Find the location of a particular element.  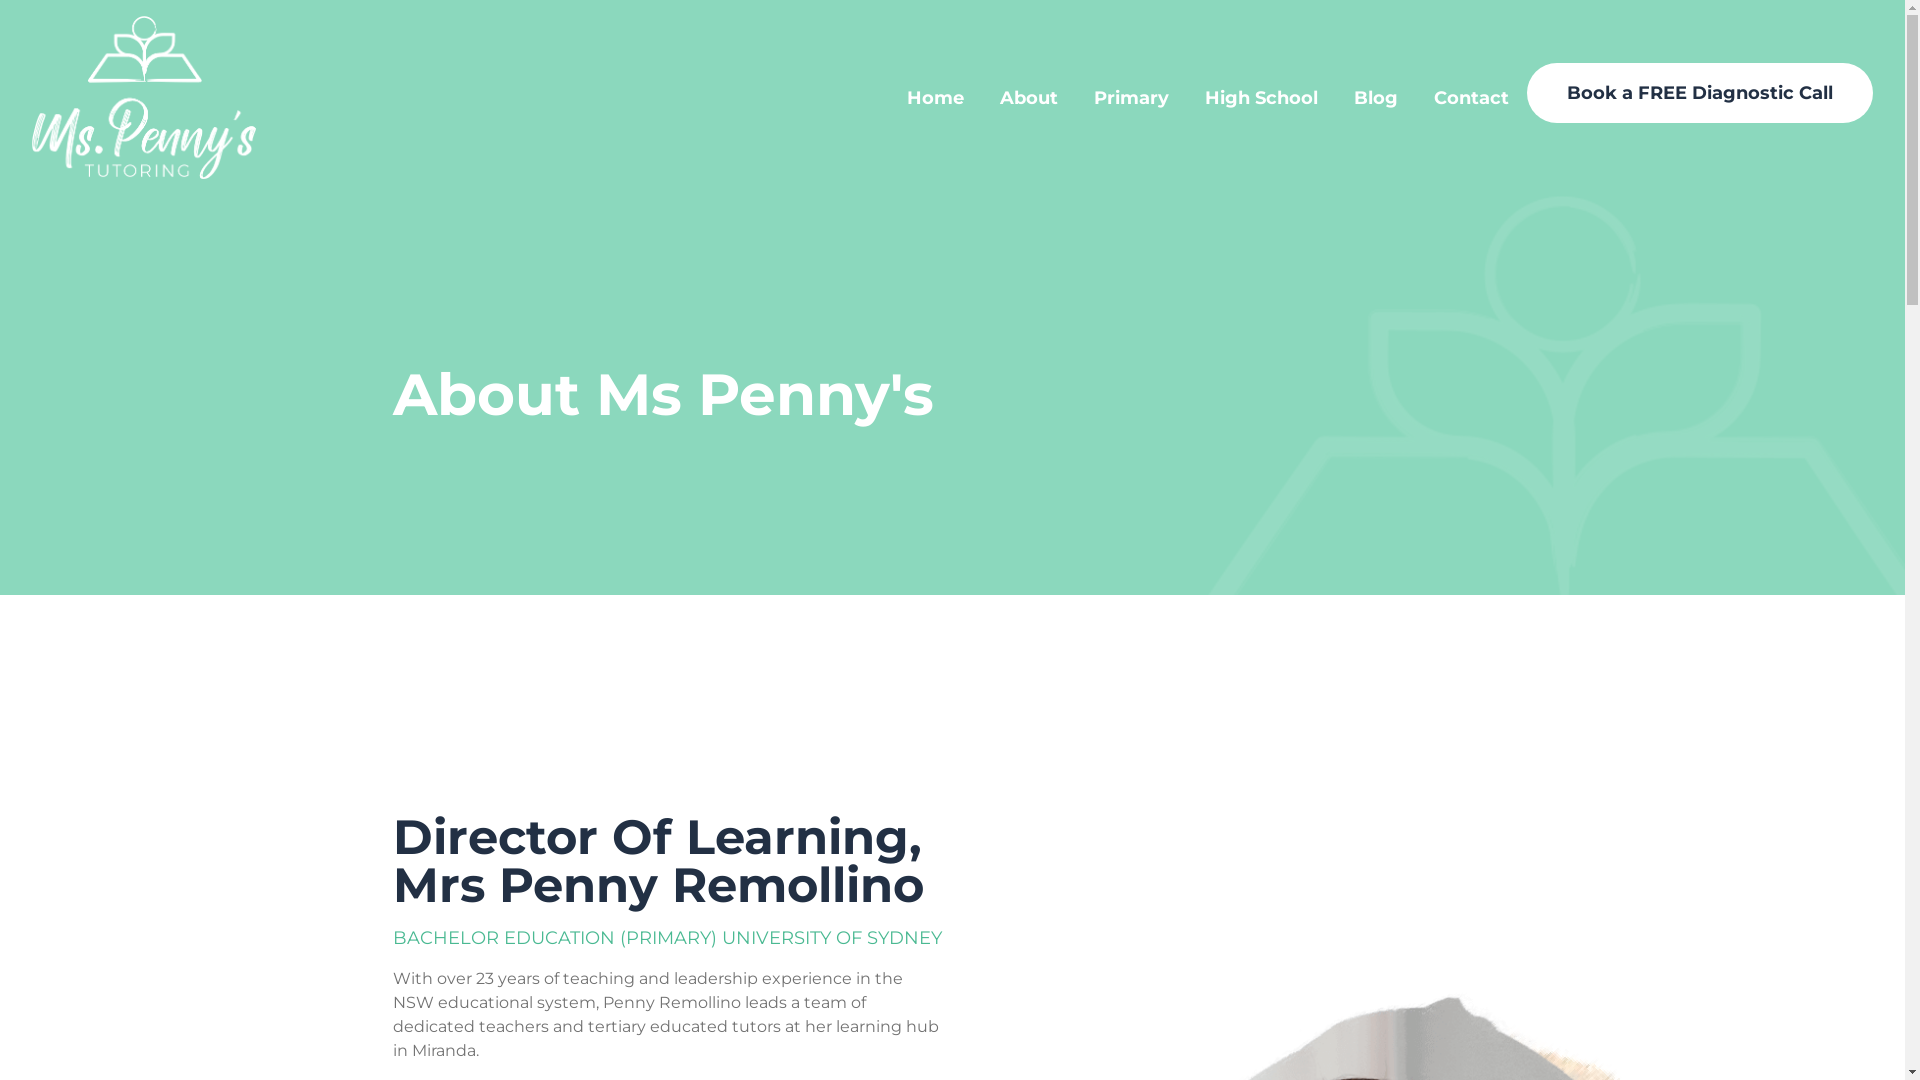

'Blog' is located at coordinates (1335, 96).